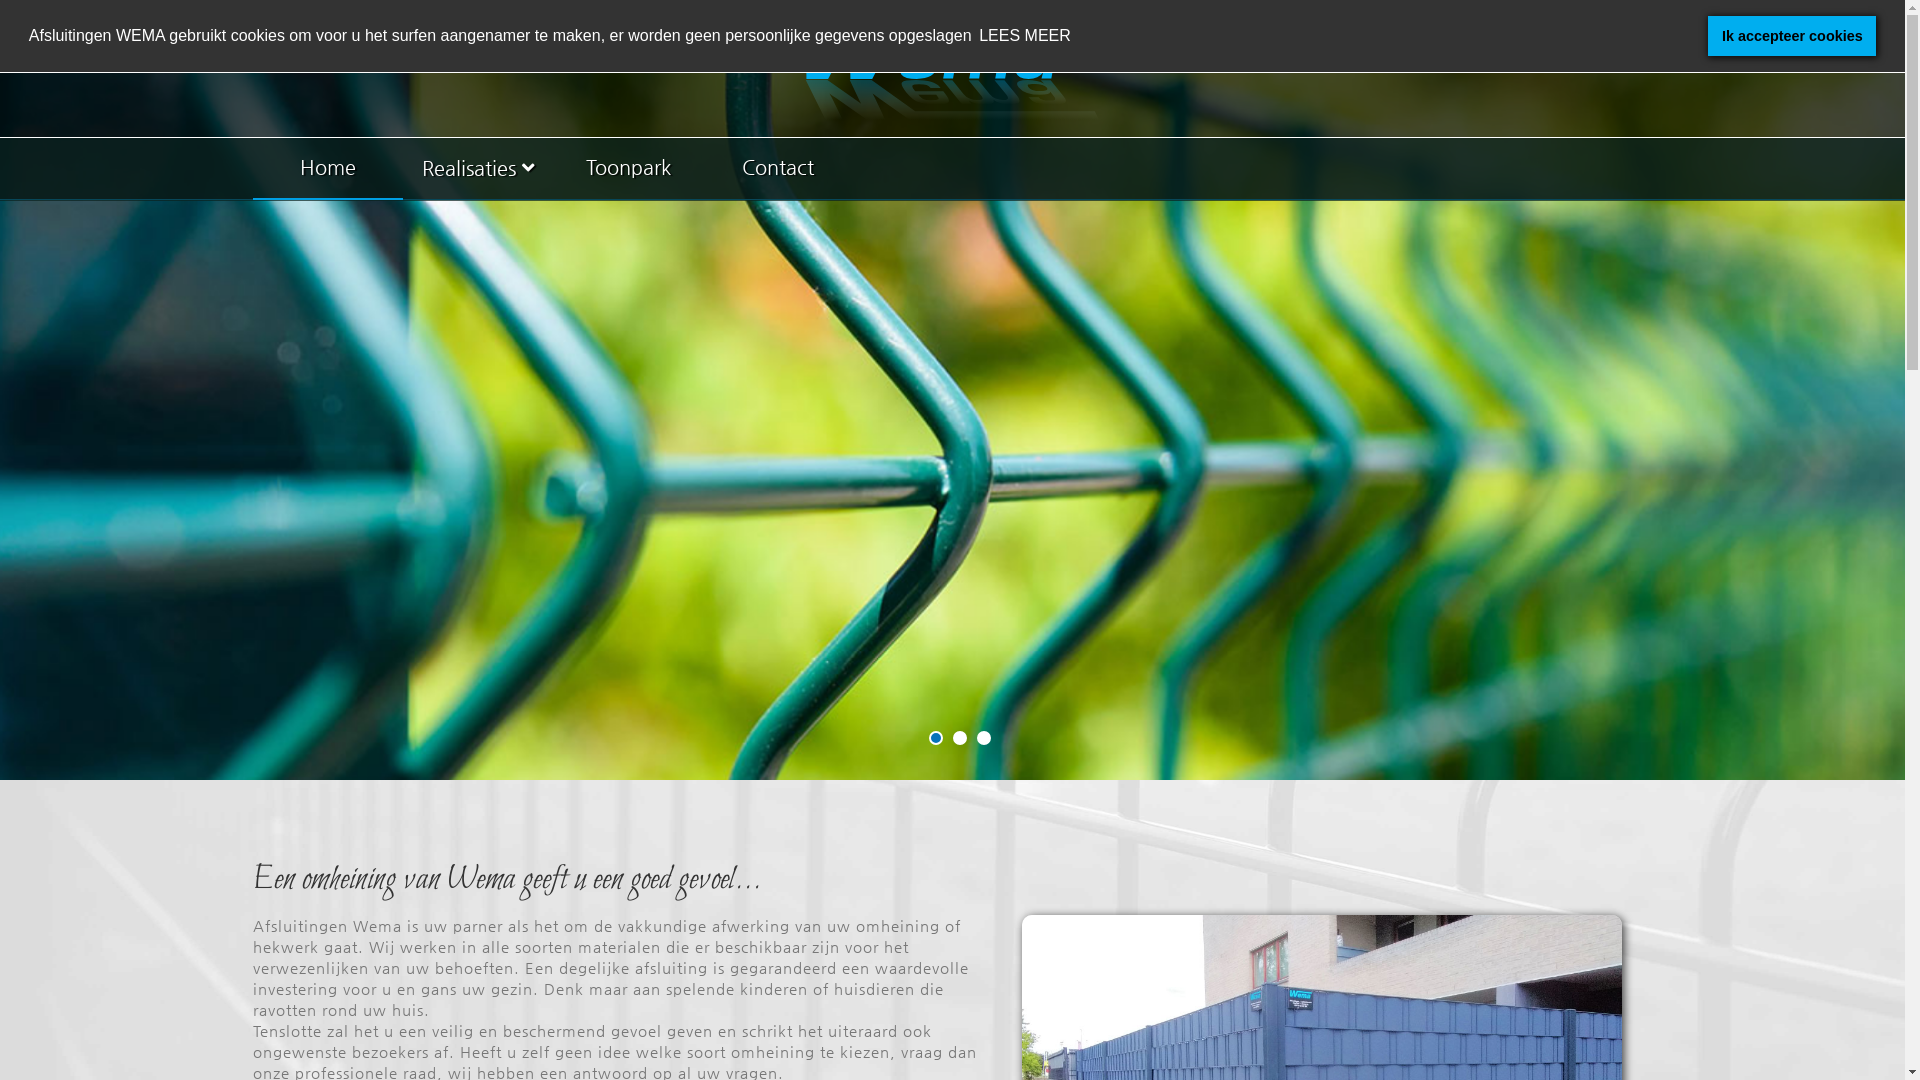  Describe the element at coordinates (1791, 35) in the screenshot. I see `'Ik accepteer cookies'` at that location.